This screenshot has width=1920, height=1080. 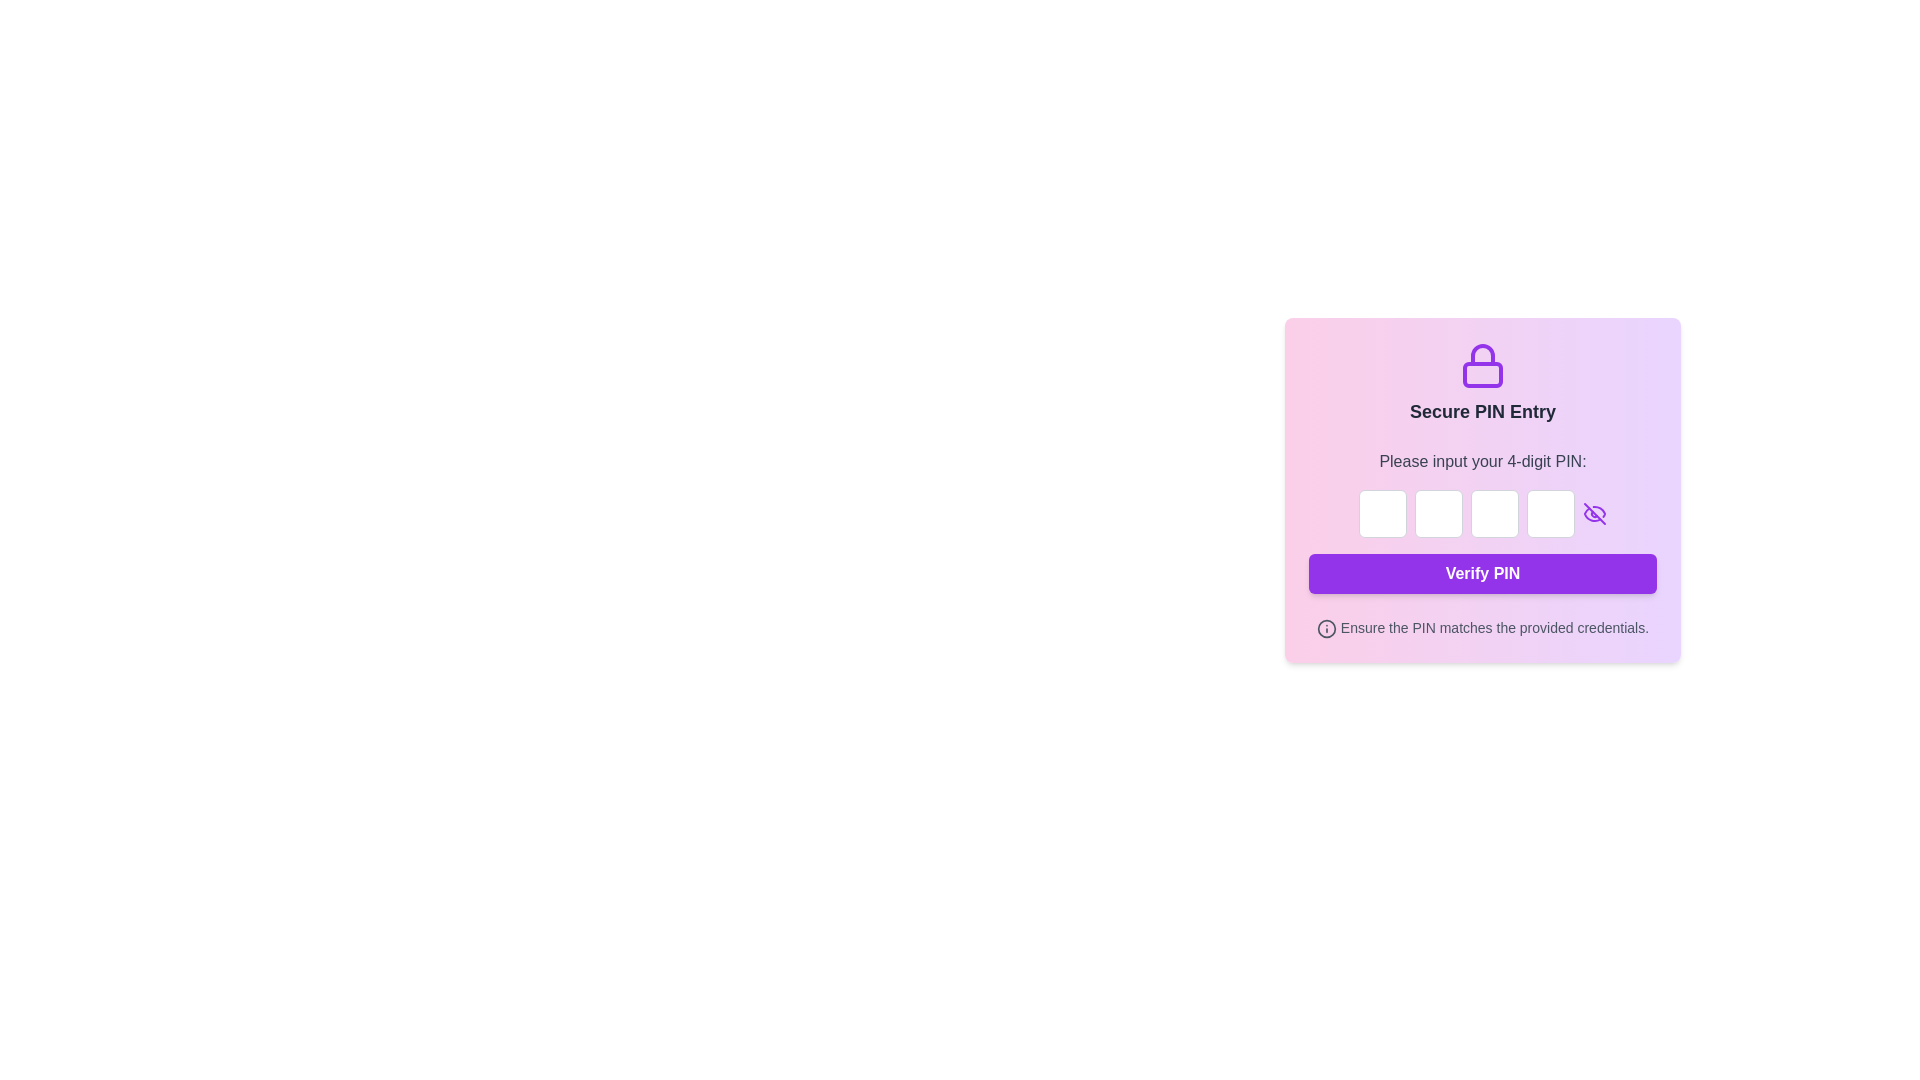 I want to click on the eye icon button used to toggle visibility, which is styled with a line crossing through it, so click(x=1593, y=512).